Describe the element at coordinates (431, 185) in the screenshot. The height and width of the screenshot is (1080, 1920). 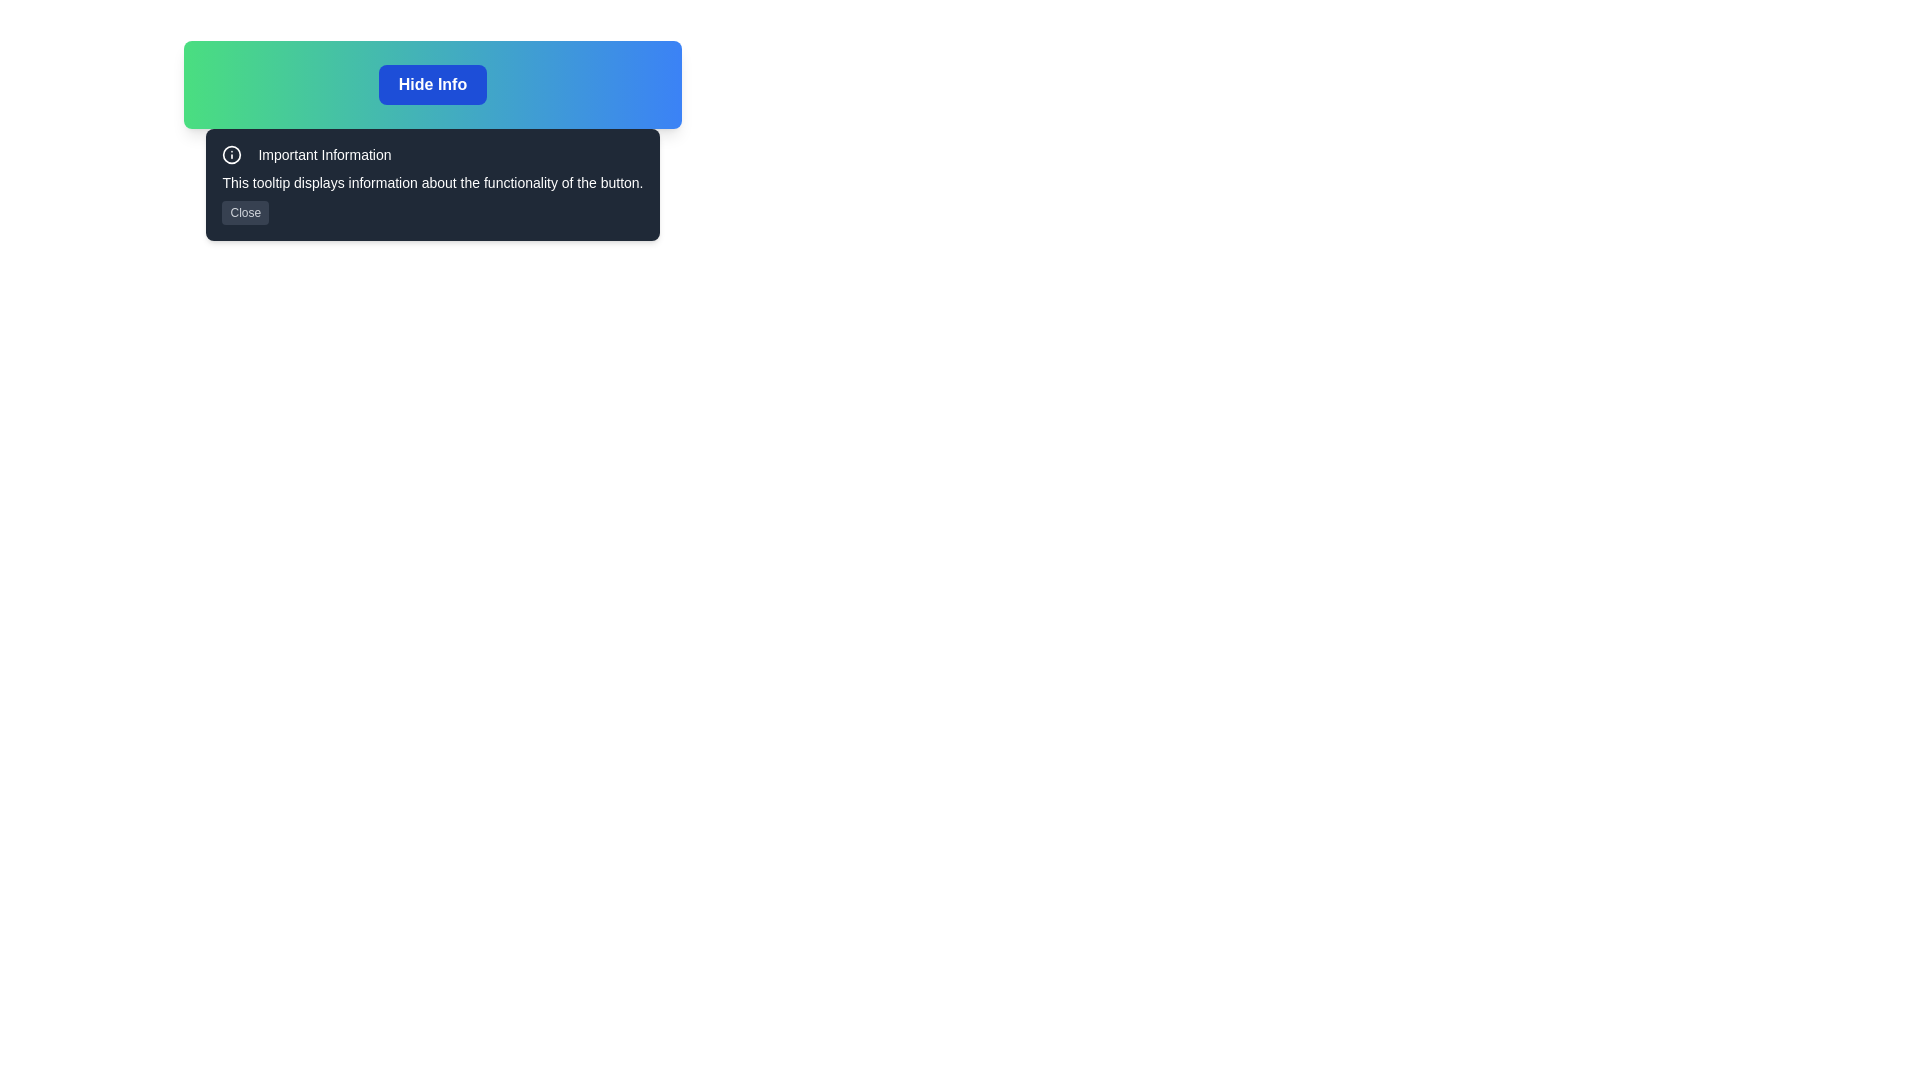
I see `information displayed in the tooltip, which is located below the 'Hide Info' button and contains a dismiss button` at that location.